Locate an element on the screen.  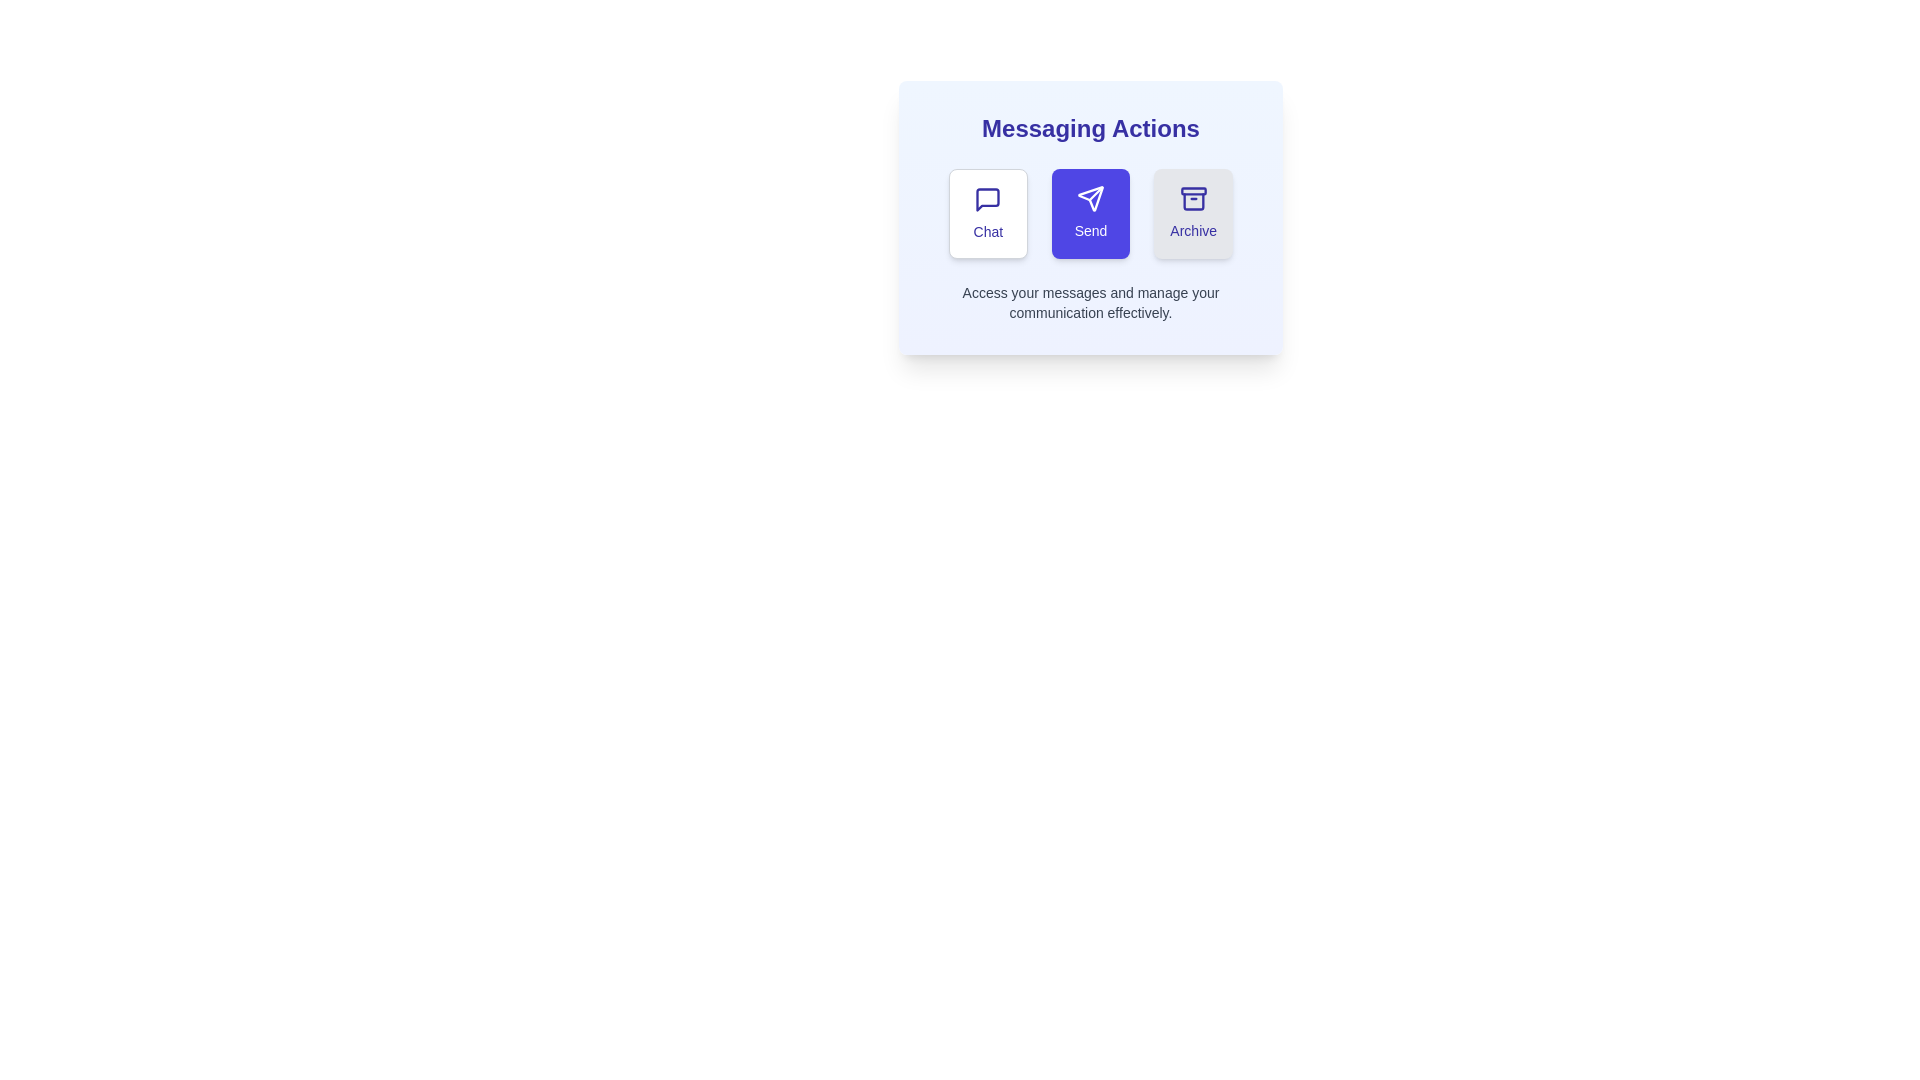
the action card located in the top-left quadrant of the UI, which is centrally positioned between the 'Chat' button on the left and the 'Archive' button on the right is located at coordinates (1089, 218).